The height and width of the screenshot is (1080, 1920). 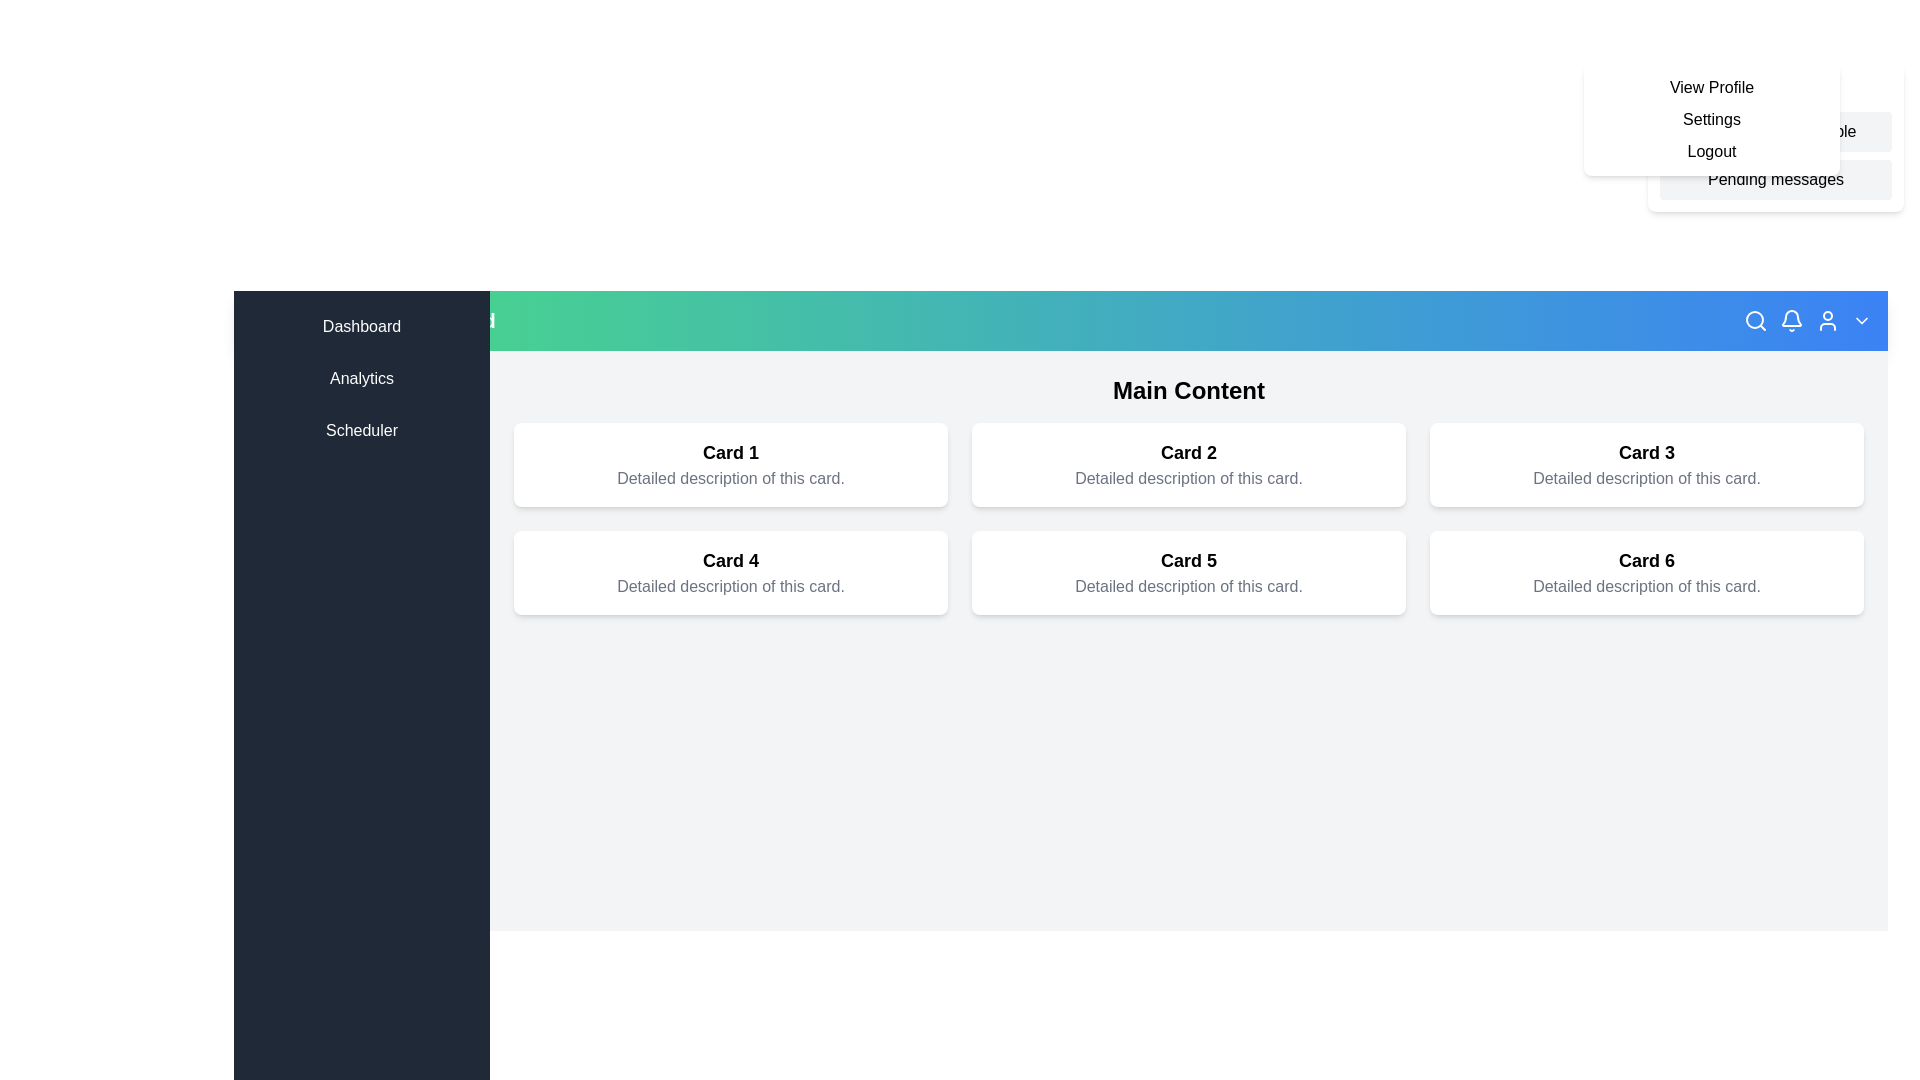 What do you see at coordinates (1189, 560) in the screenshot?
I see `the text element styled as a title with the wording 'Card 5', which is bold and large, positioned centrally at the top of its containing card in the second row of a 3x2 grid layout` at bounding box center [1189, 560].